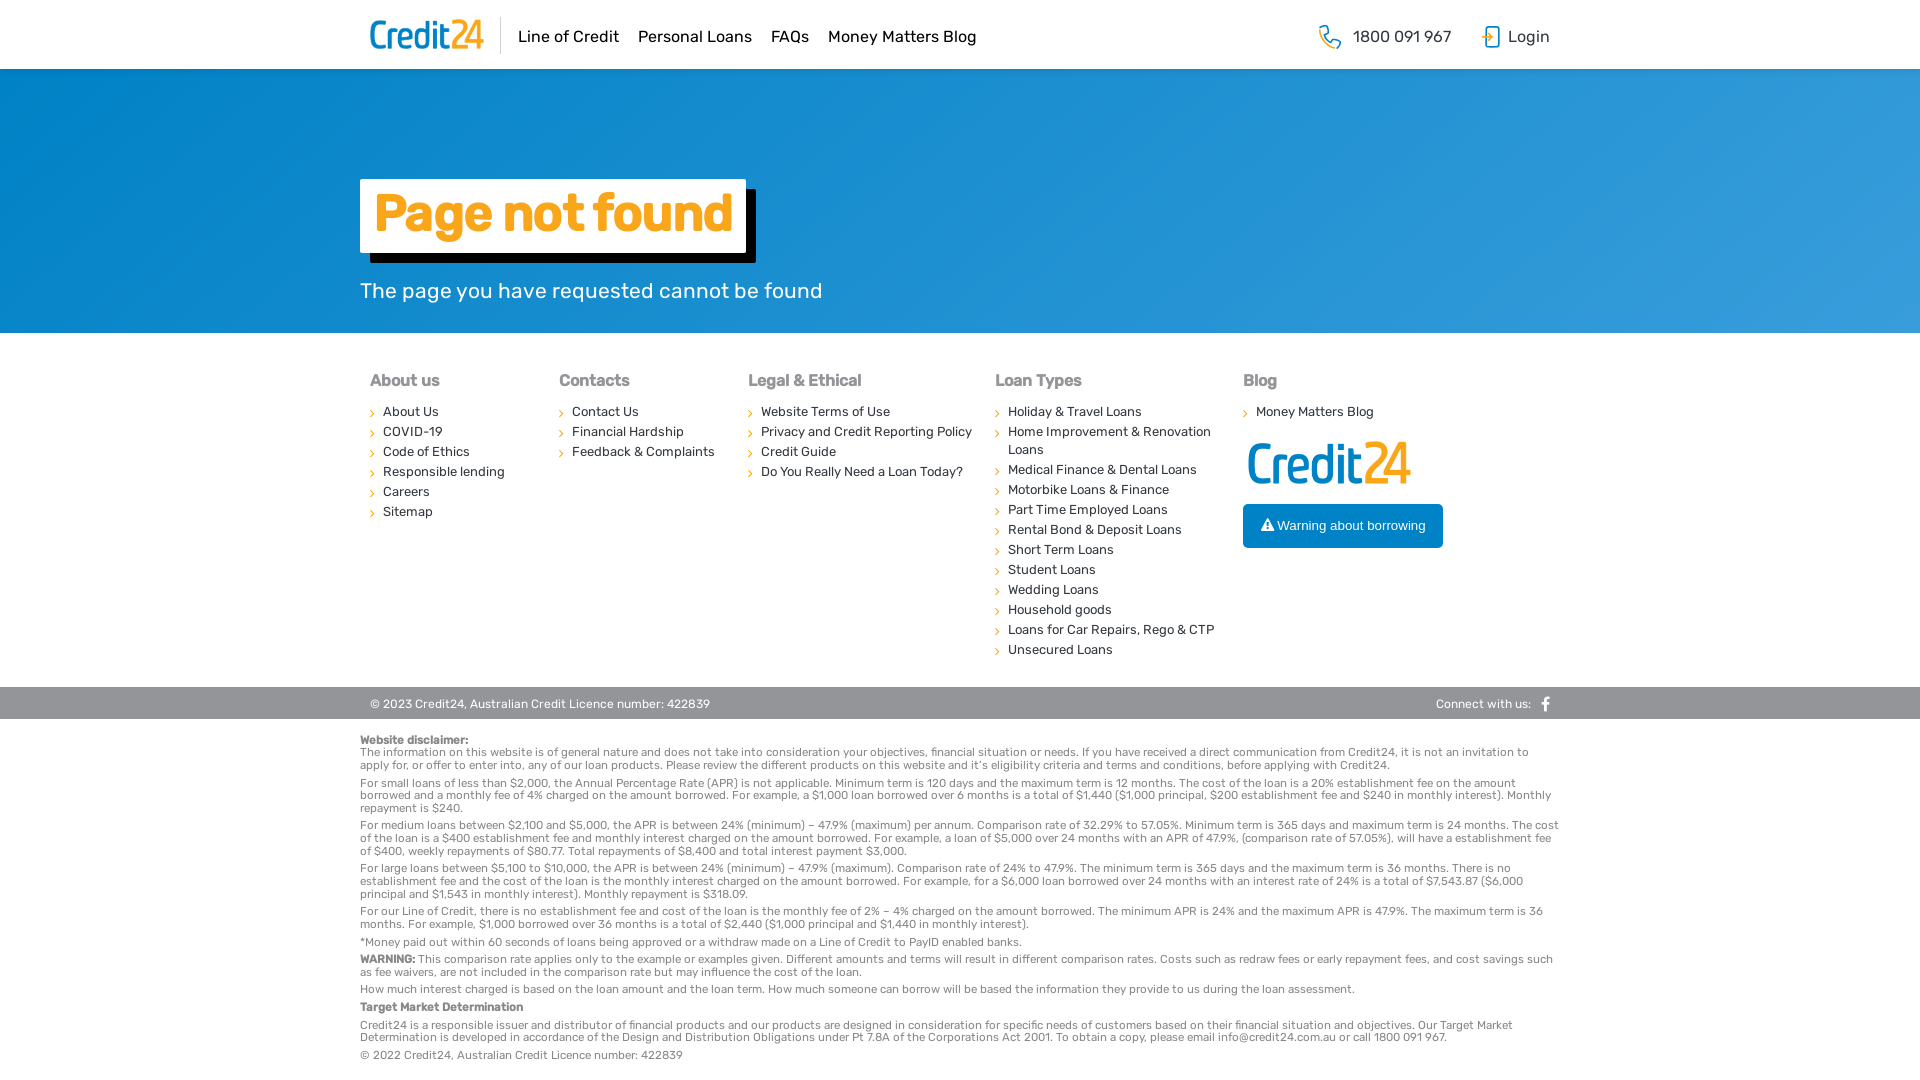 The height and width of the screenshot is (1080, 1920). What do you see at coordinates (1106, 508) in the screenshot?
I see `'Part Time Employed Loans'` at bounding box center [1106, 508].